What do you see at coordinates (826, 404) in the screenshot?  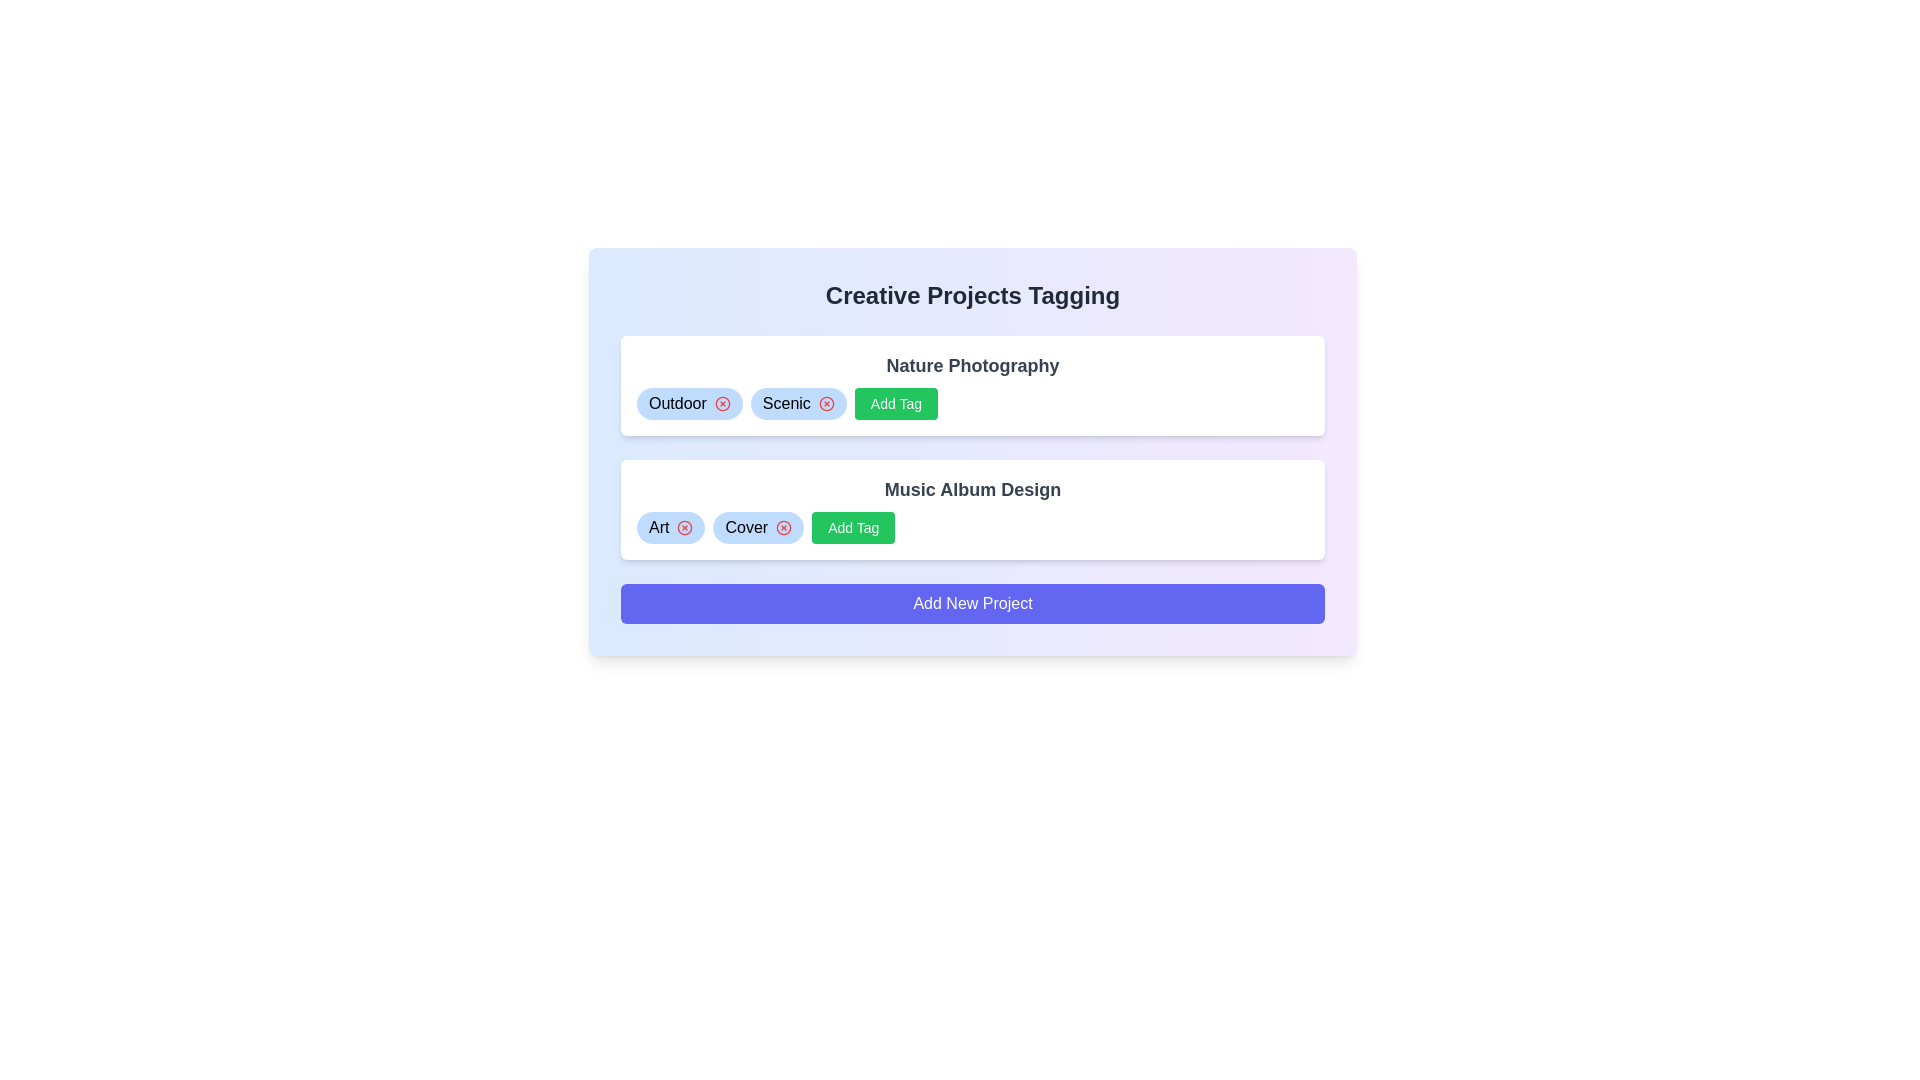 I see `the Icon button located to the top-right corner of the 'Scenic' tag under the 'Nature Photography' section` at bounding box center [826, 404].